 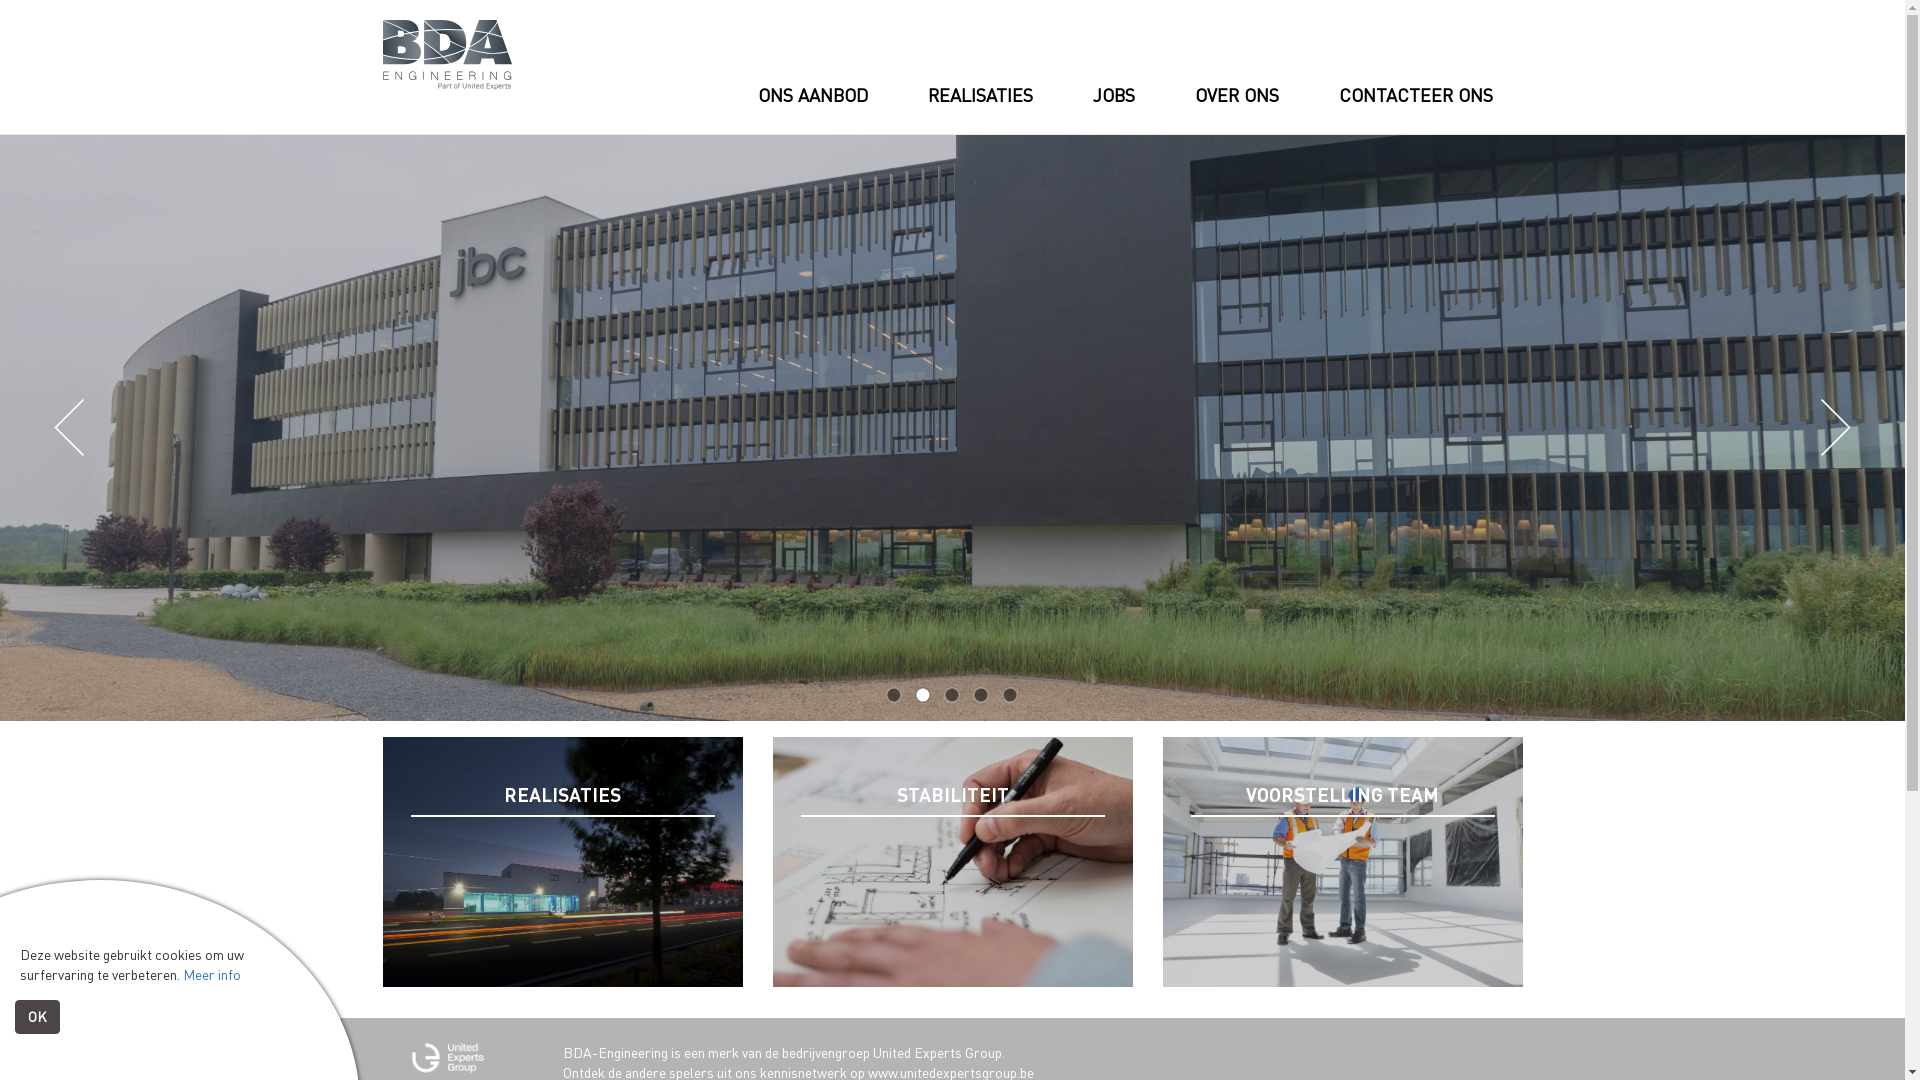 I want to click on 'REALISATIES', so click(x=560, y=860).